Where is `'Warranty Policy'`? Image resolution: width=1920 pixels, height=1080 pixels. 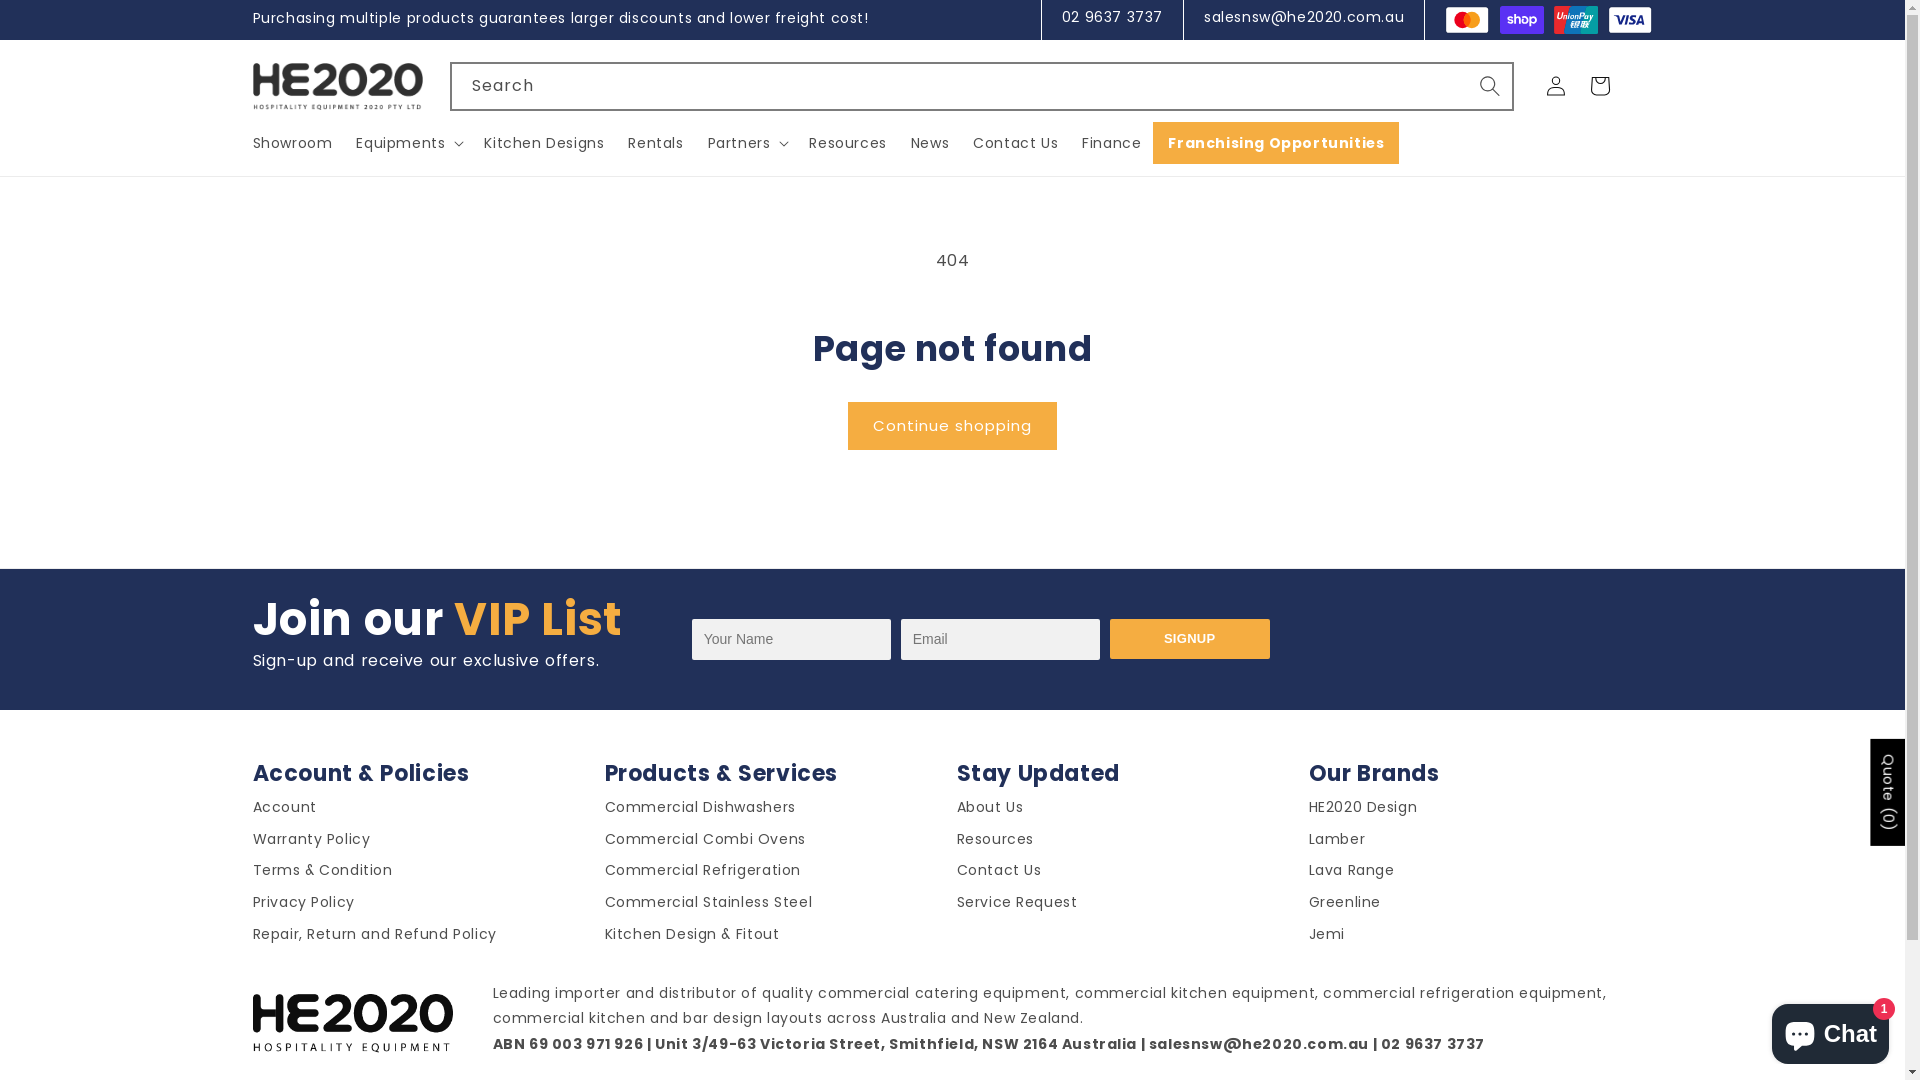 'Warranty Policy' is located at coordinates (251, 843).